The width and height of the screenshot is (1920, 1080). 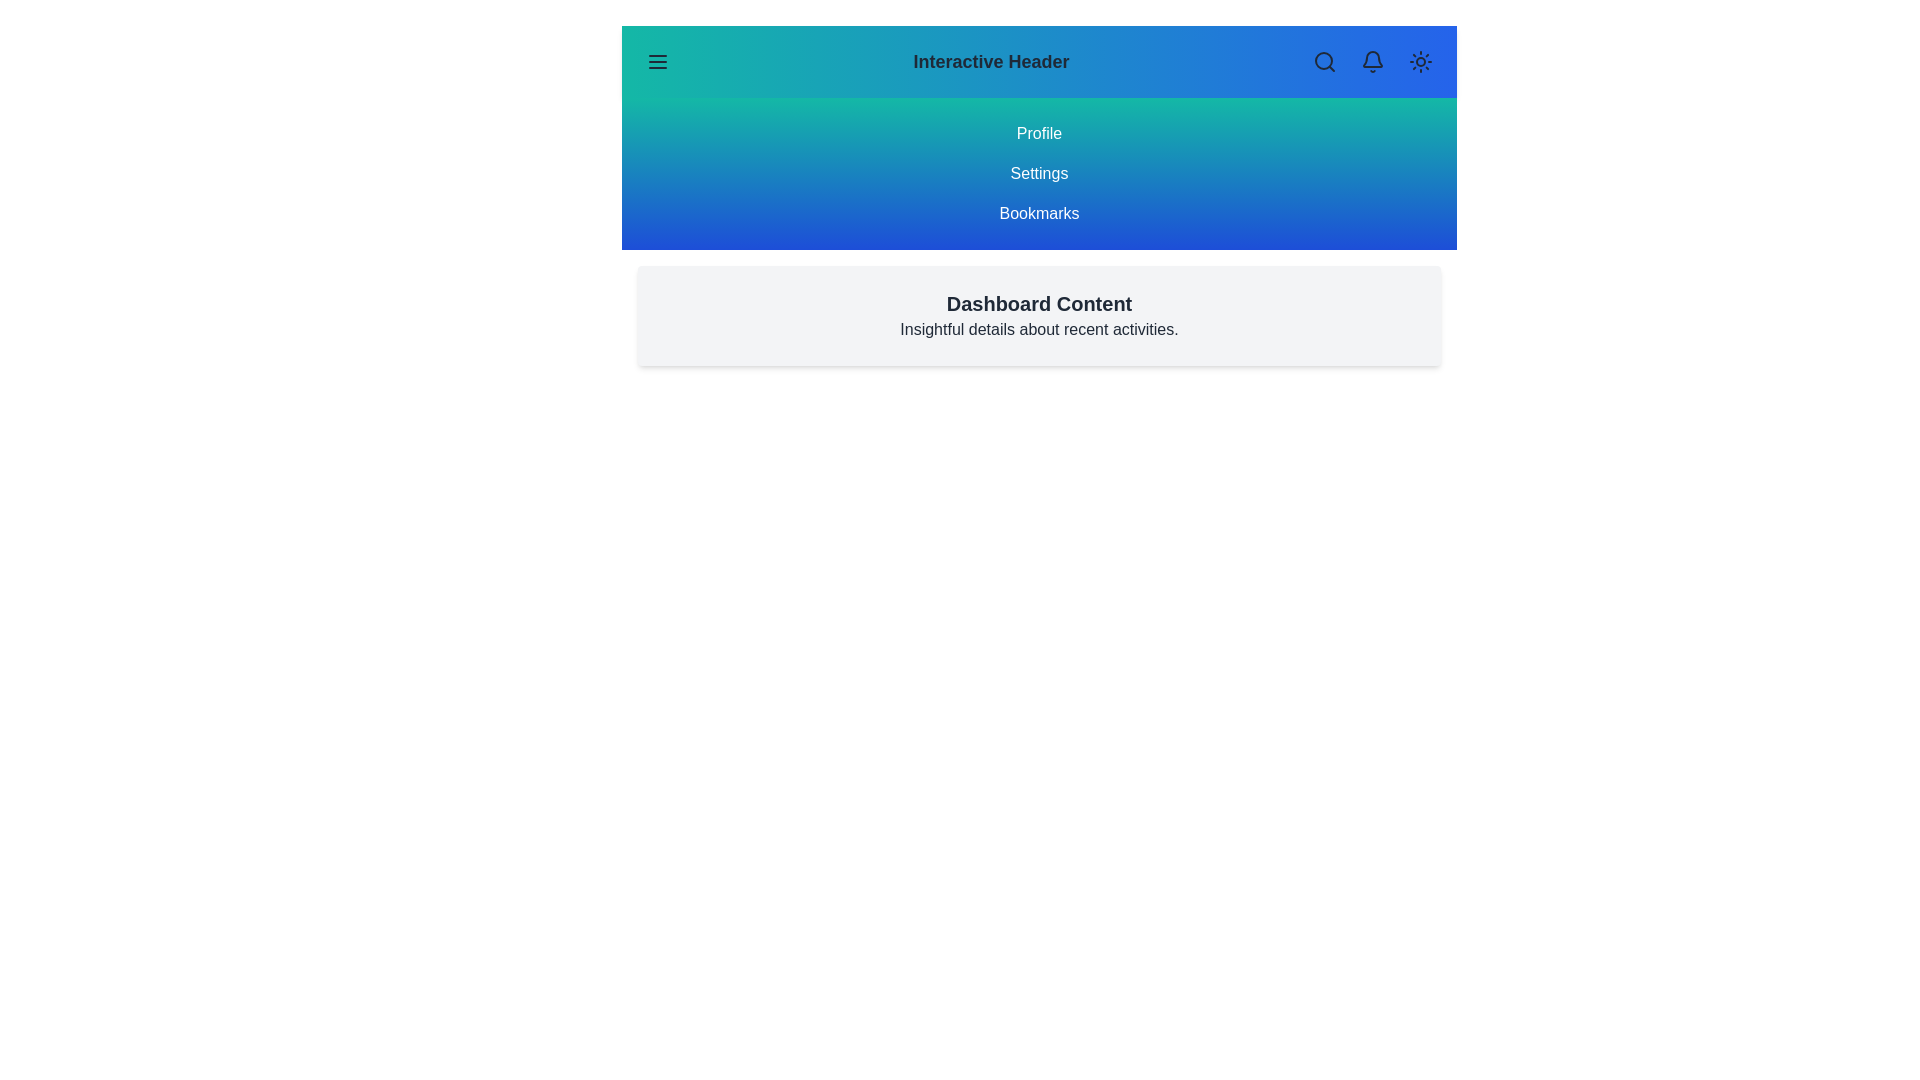 I want to click on the menu button to toggle the visibility of the side menu, so click(x=657, y=60).